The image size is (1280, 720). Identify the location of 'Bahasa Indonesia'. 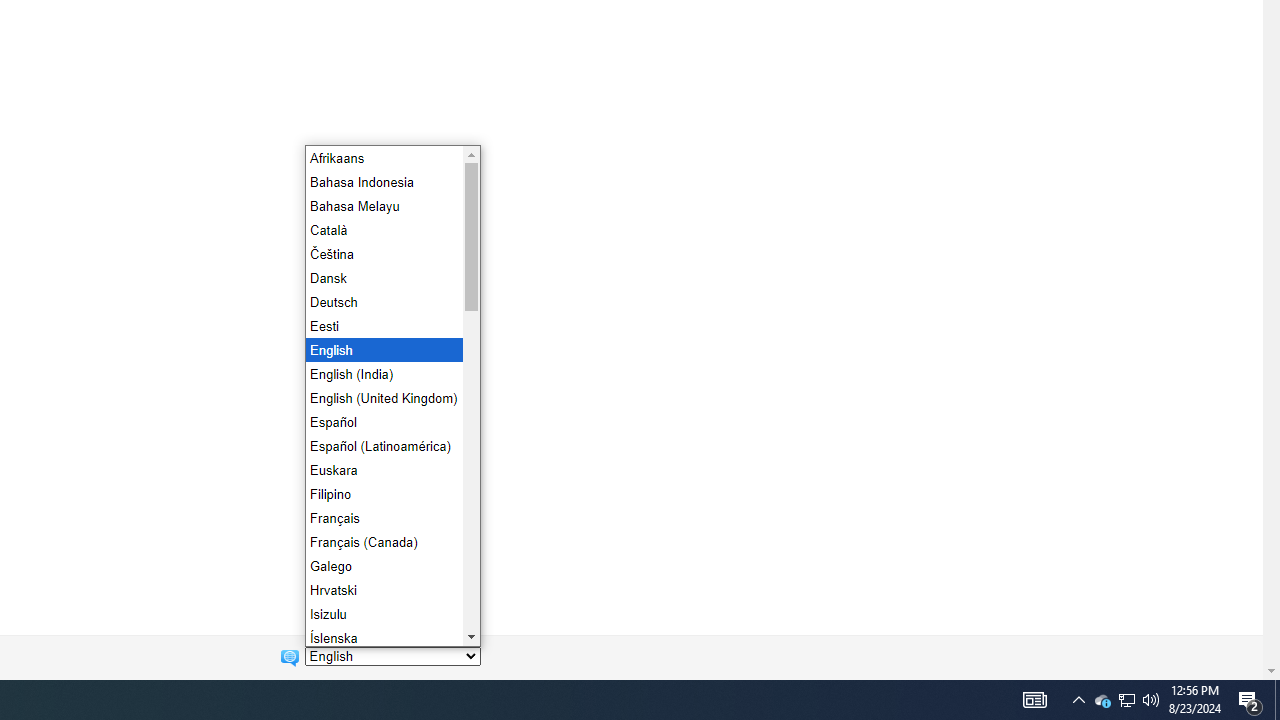
(382, 181).